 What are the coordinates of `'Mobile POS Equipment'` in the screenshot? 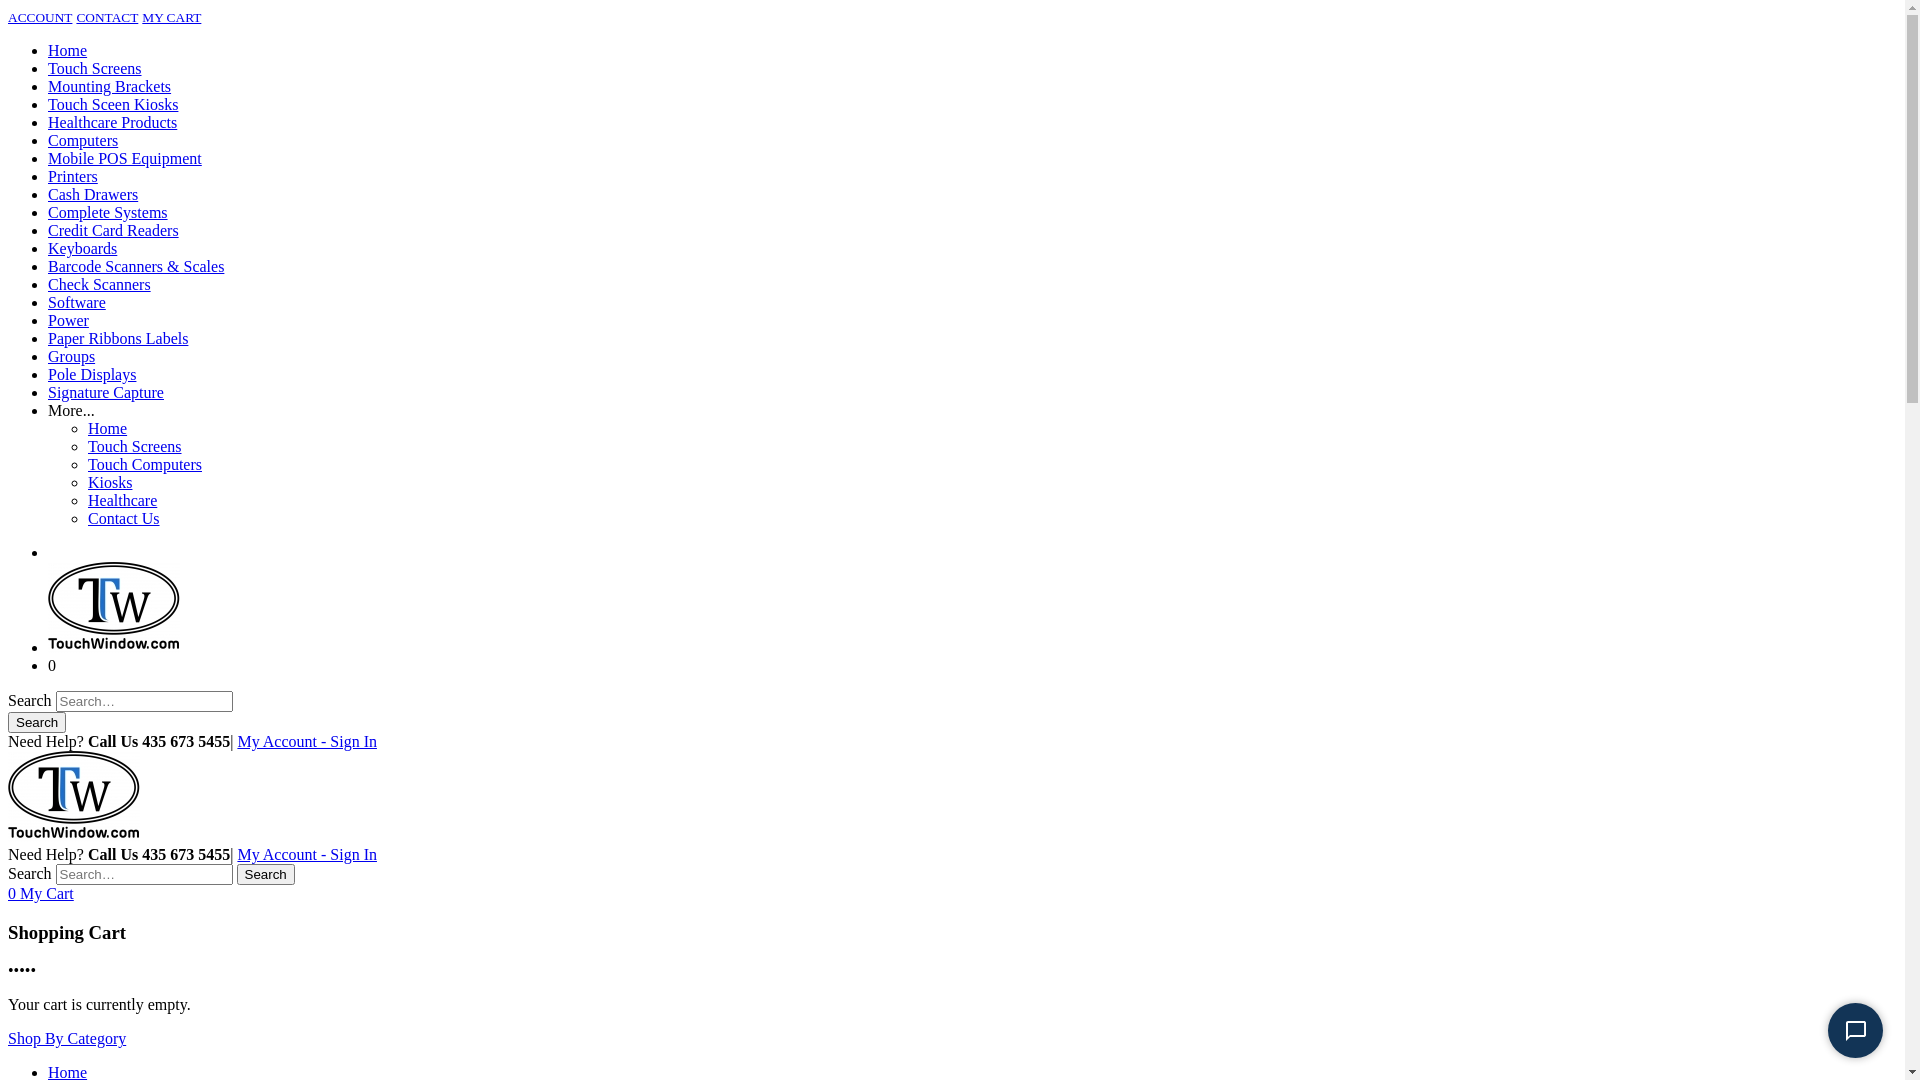 It's located at (123, 157).